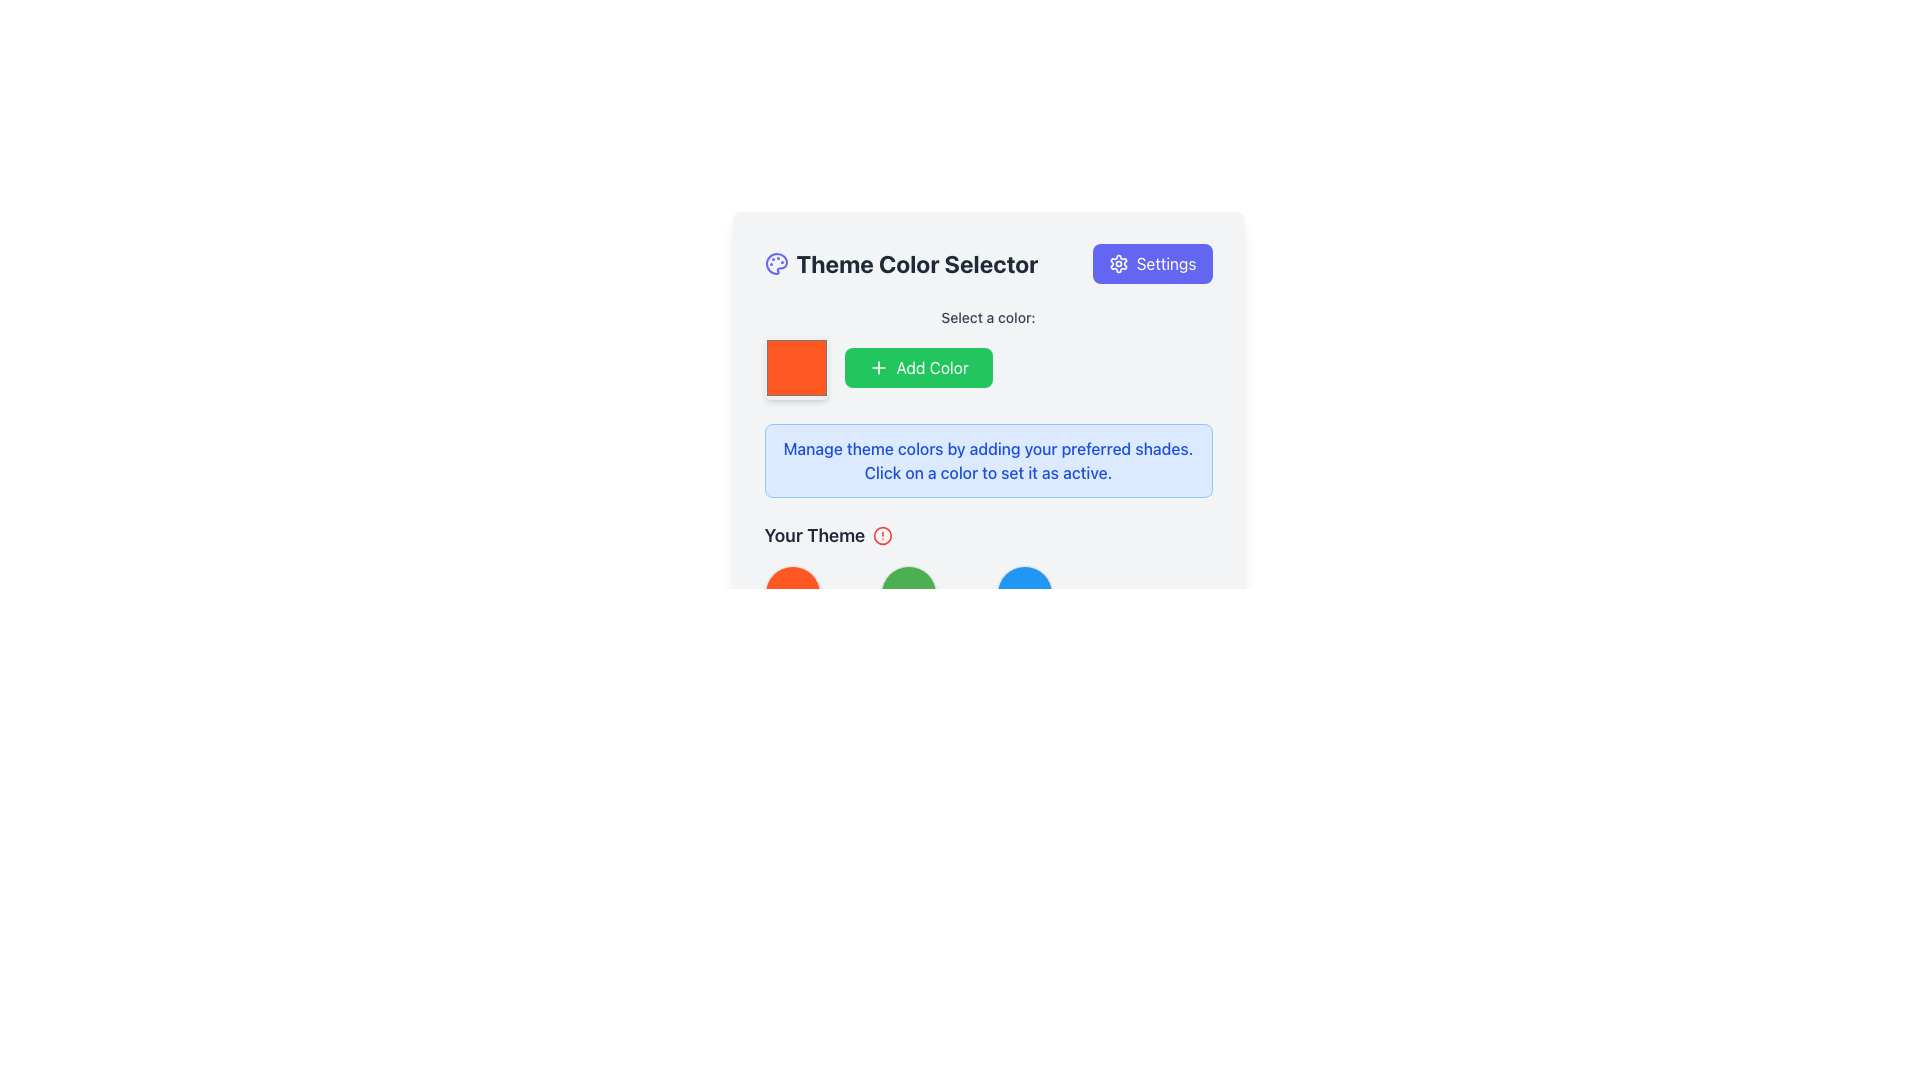  What do you see at coordinates (988, 461) in the screenshot?
I see `informational text block that instructs users on managing theme colors, located in the middle of the interface below the 'Add Color' button and above the 'Your Theme' section` at bounding box center [988, 461].